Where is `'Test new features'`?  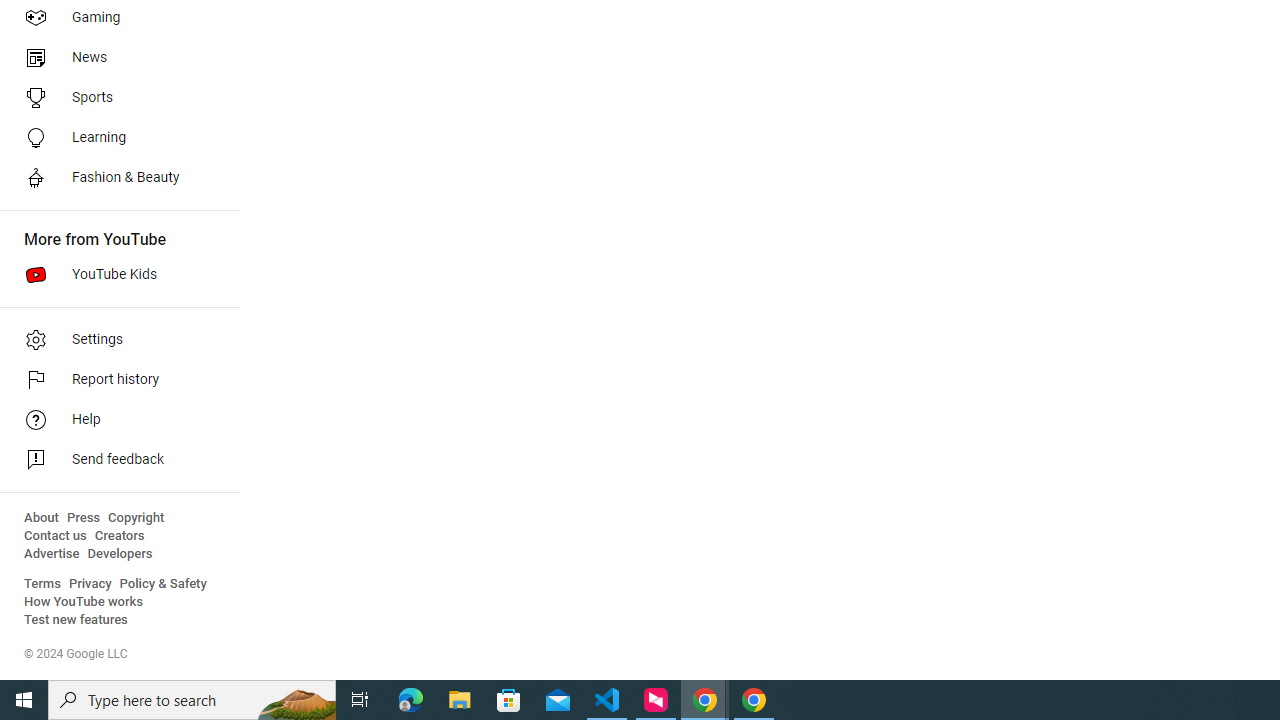 'Test new features' is located at coordinates (76, 619).